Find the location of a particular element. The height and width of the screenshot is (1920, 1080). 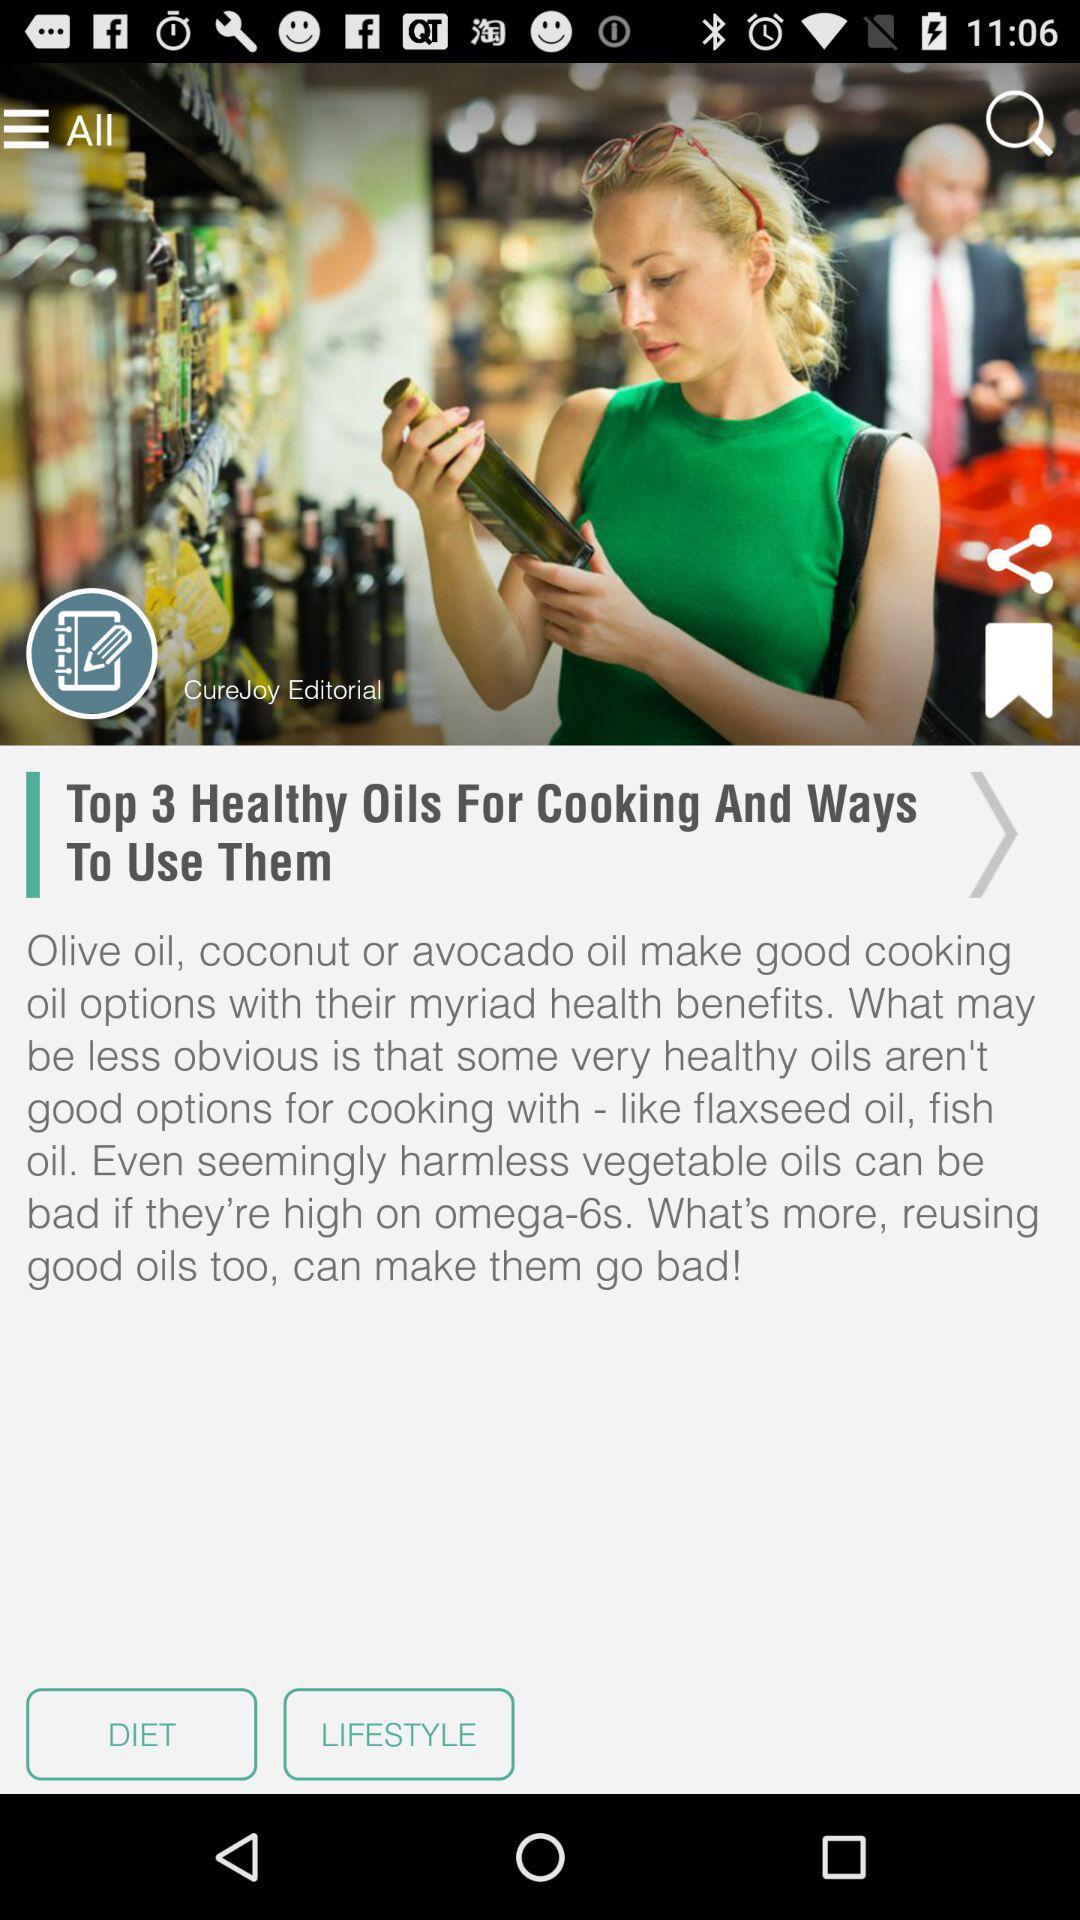

next is located at coordinates (987, 834).